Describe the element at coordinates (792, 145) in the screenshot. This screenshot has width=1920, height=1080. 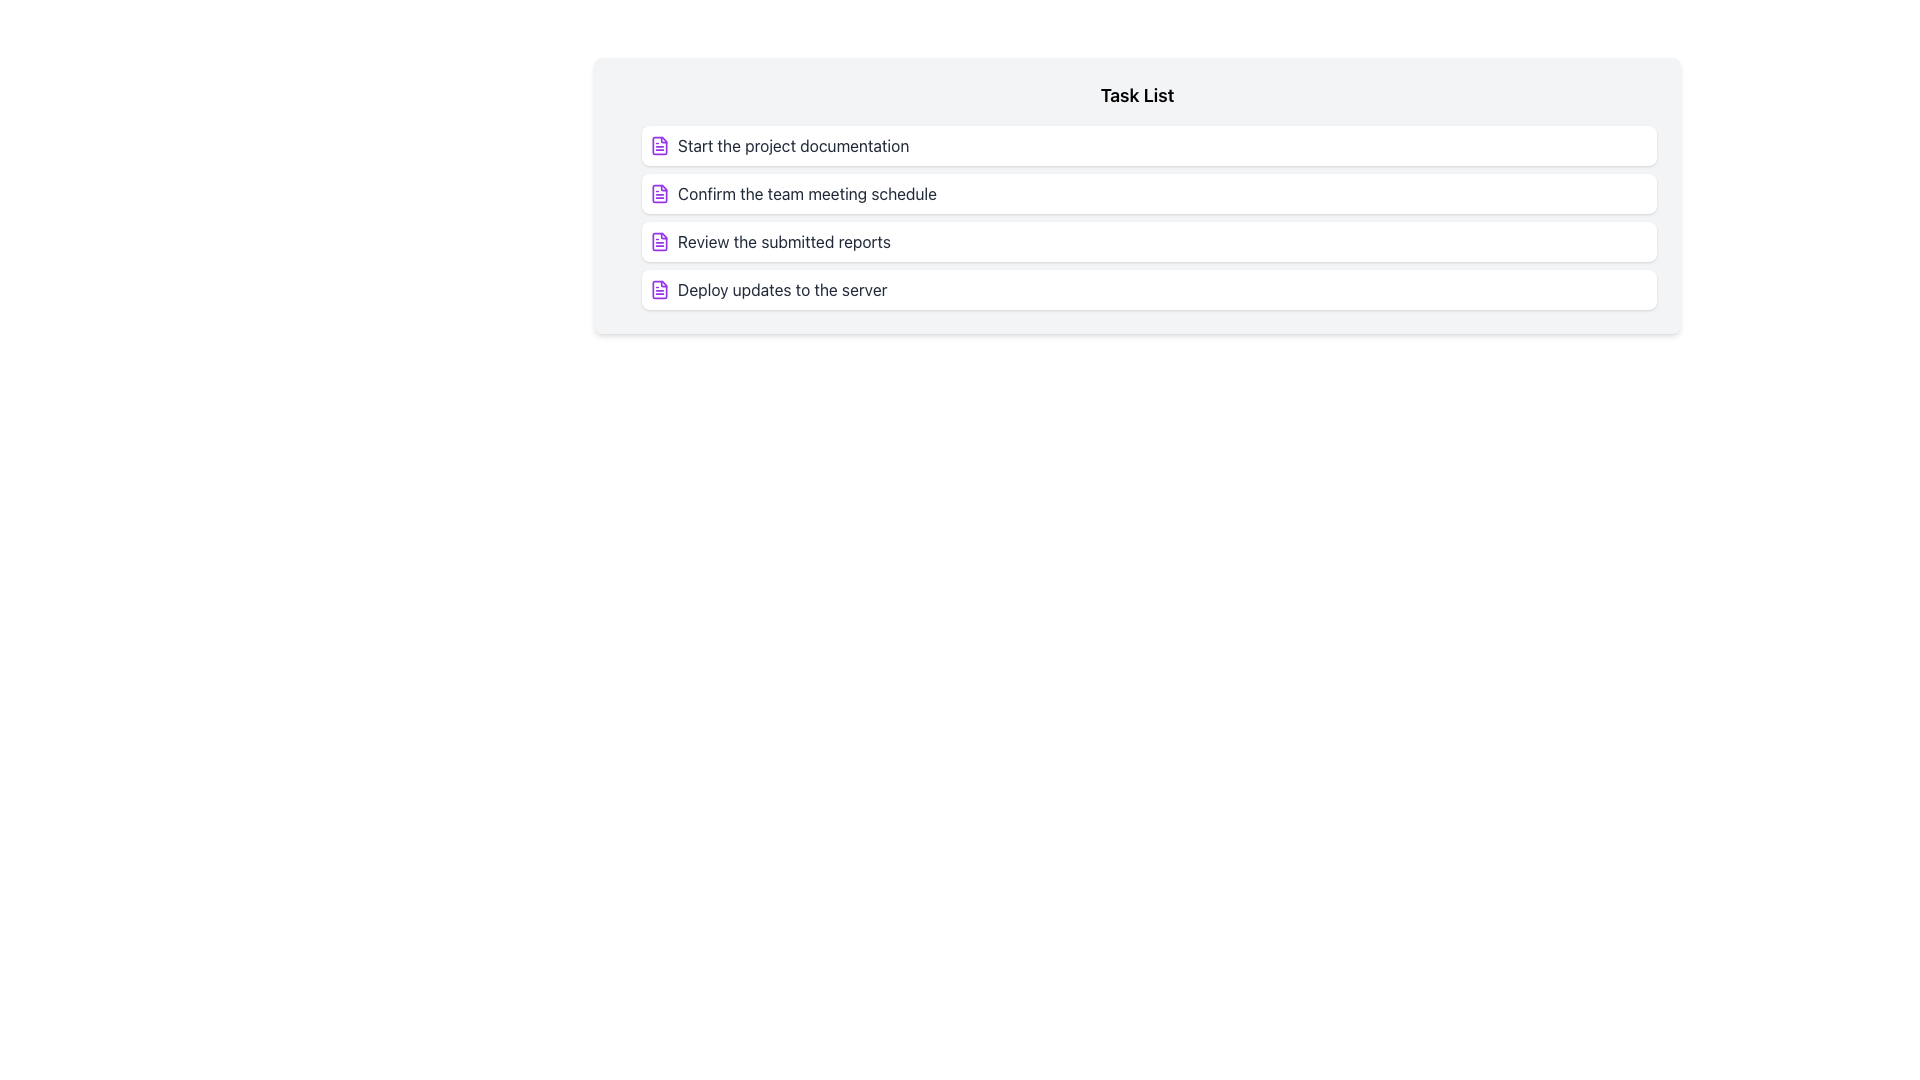
I see `the text label displaying 'Start the project documentation' in the task list` at that location.